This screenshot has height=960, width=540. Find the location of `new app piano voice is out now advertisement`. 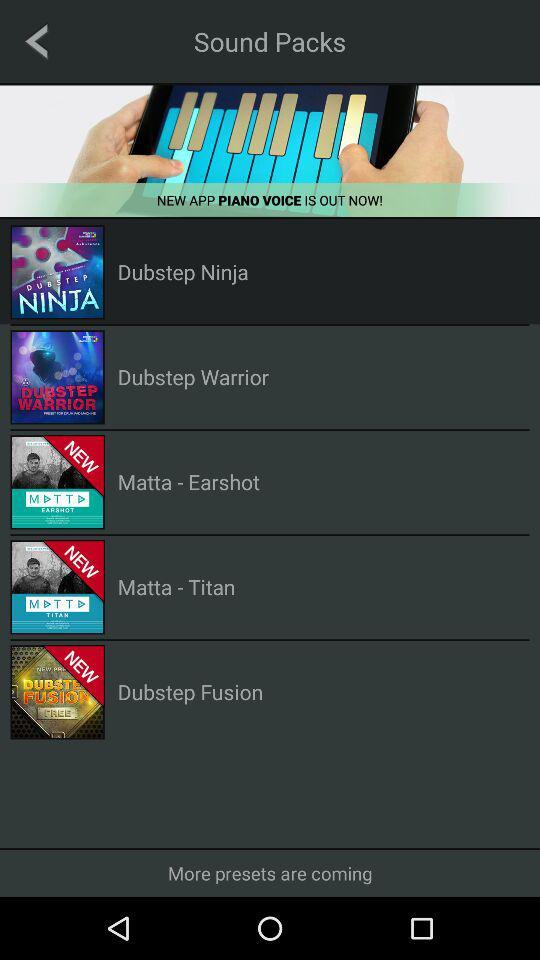

new app piano voice is out now advertisement is located at coordinates (270, 150).